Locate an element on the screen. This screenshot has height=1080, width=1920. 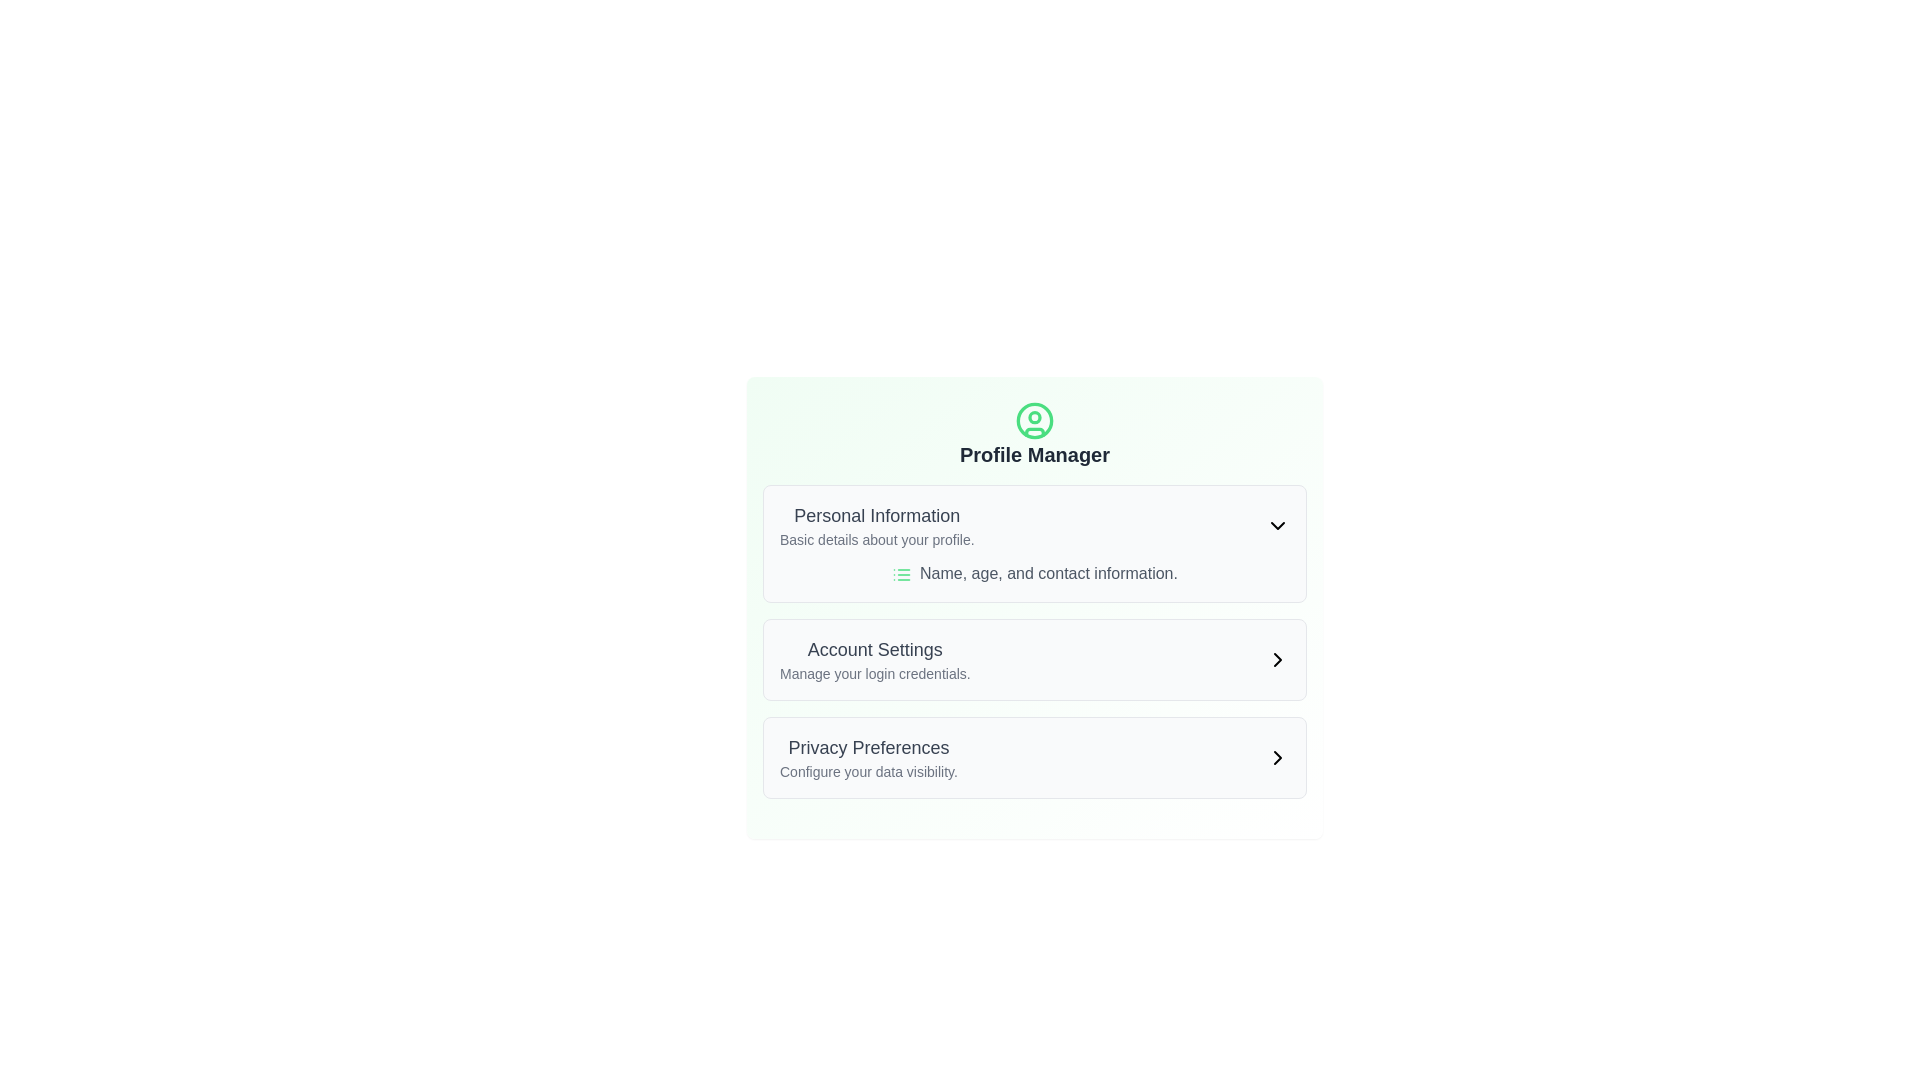
the 'Profile Manager' text label, which is a bold, large font element located below the green circular user icon at the top of the interface is located at coordinates (1035, 455).